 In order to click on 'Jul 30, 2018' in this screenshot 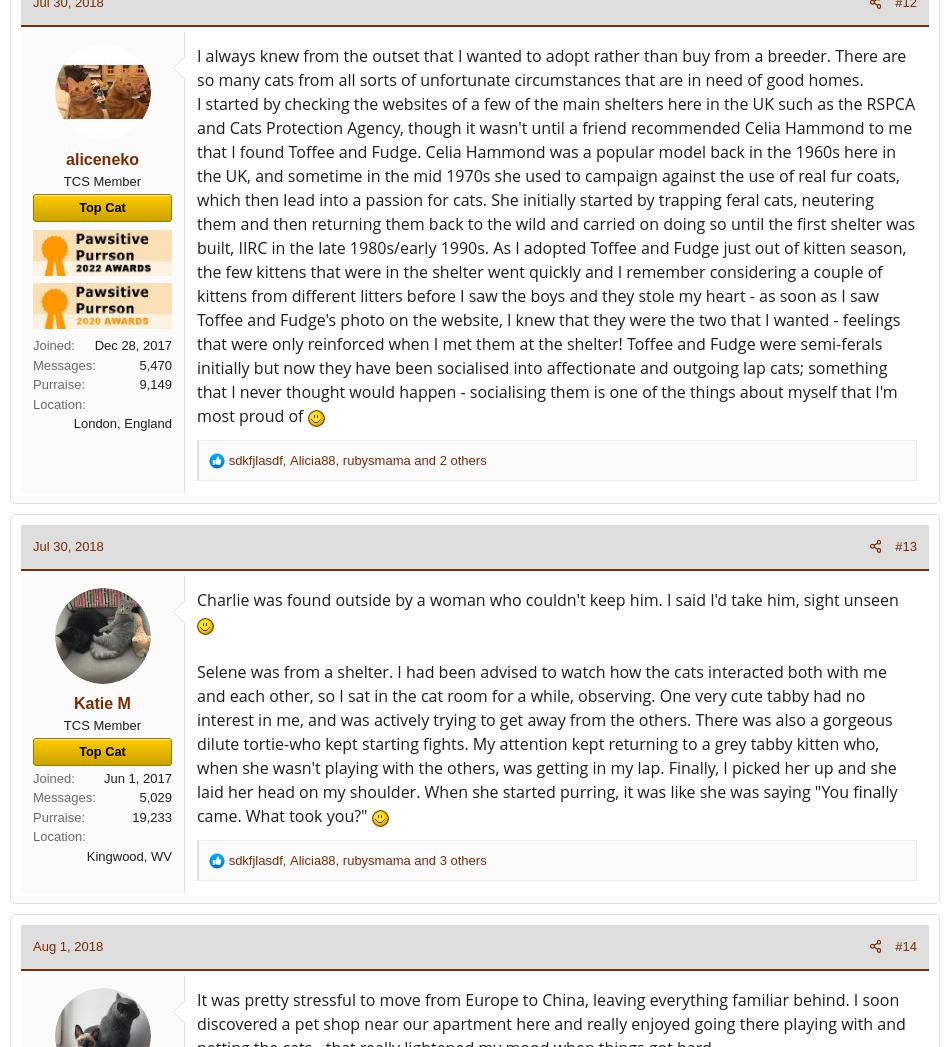, I will do `click(68, 546)`.